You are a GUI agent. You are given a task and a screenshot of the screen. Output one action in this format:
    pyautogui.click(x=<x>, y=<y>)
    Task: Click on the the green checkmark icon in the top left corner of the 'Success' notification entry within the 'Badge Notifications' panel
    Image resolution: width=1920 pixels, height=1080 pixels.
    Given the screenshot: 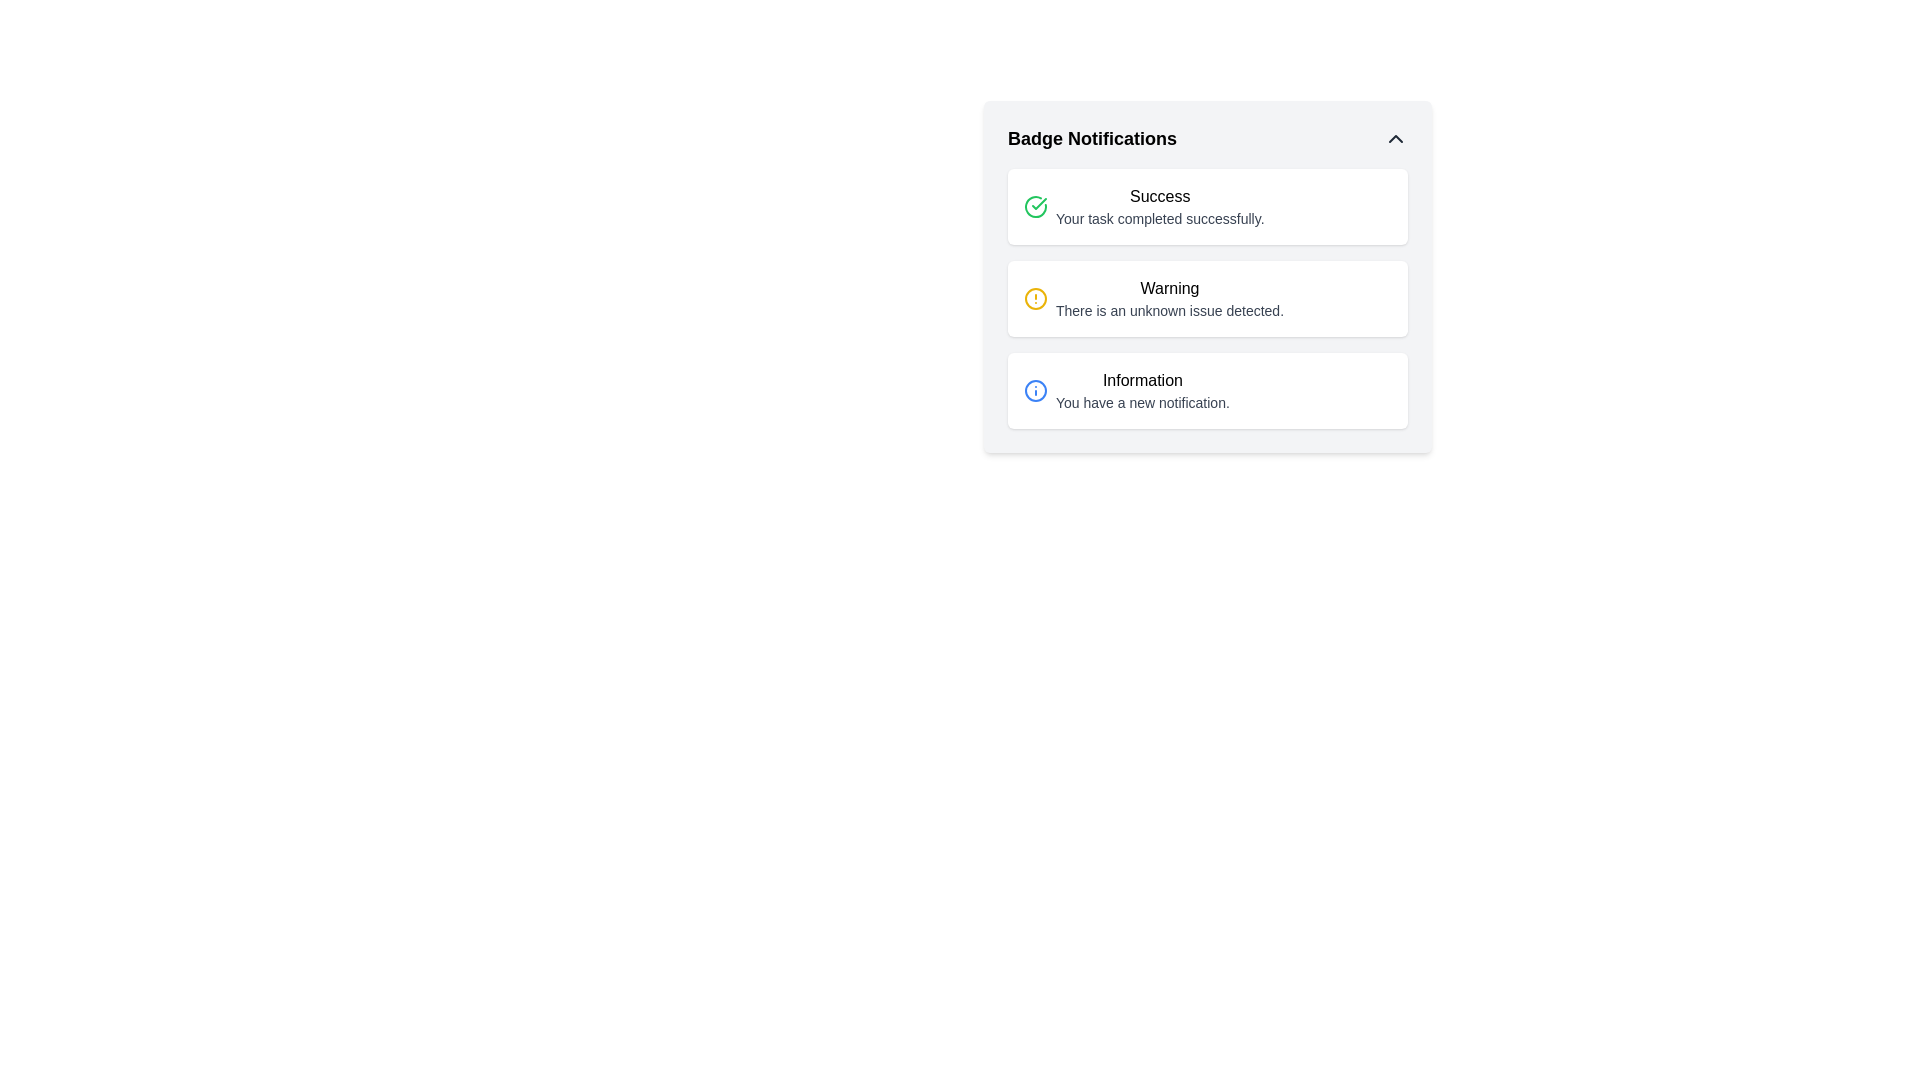 What is the action you would take?
    pyautogui.click(x=1036, y=207)
    